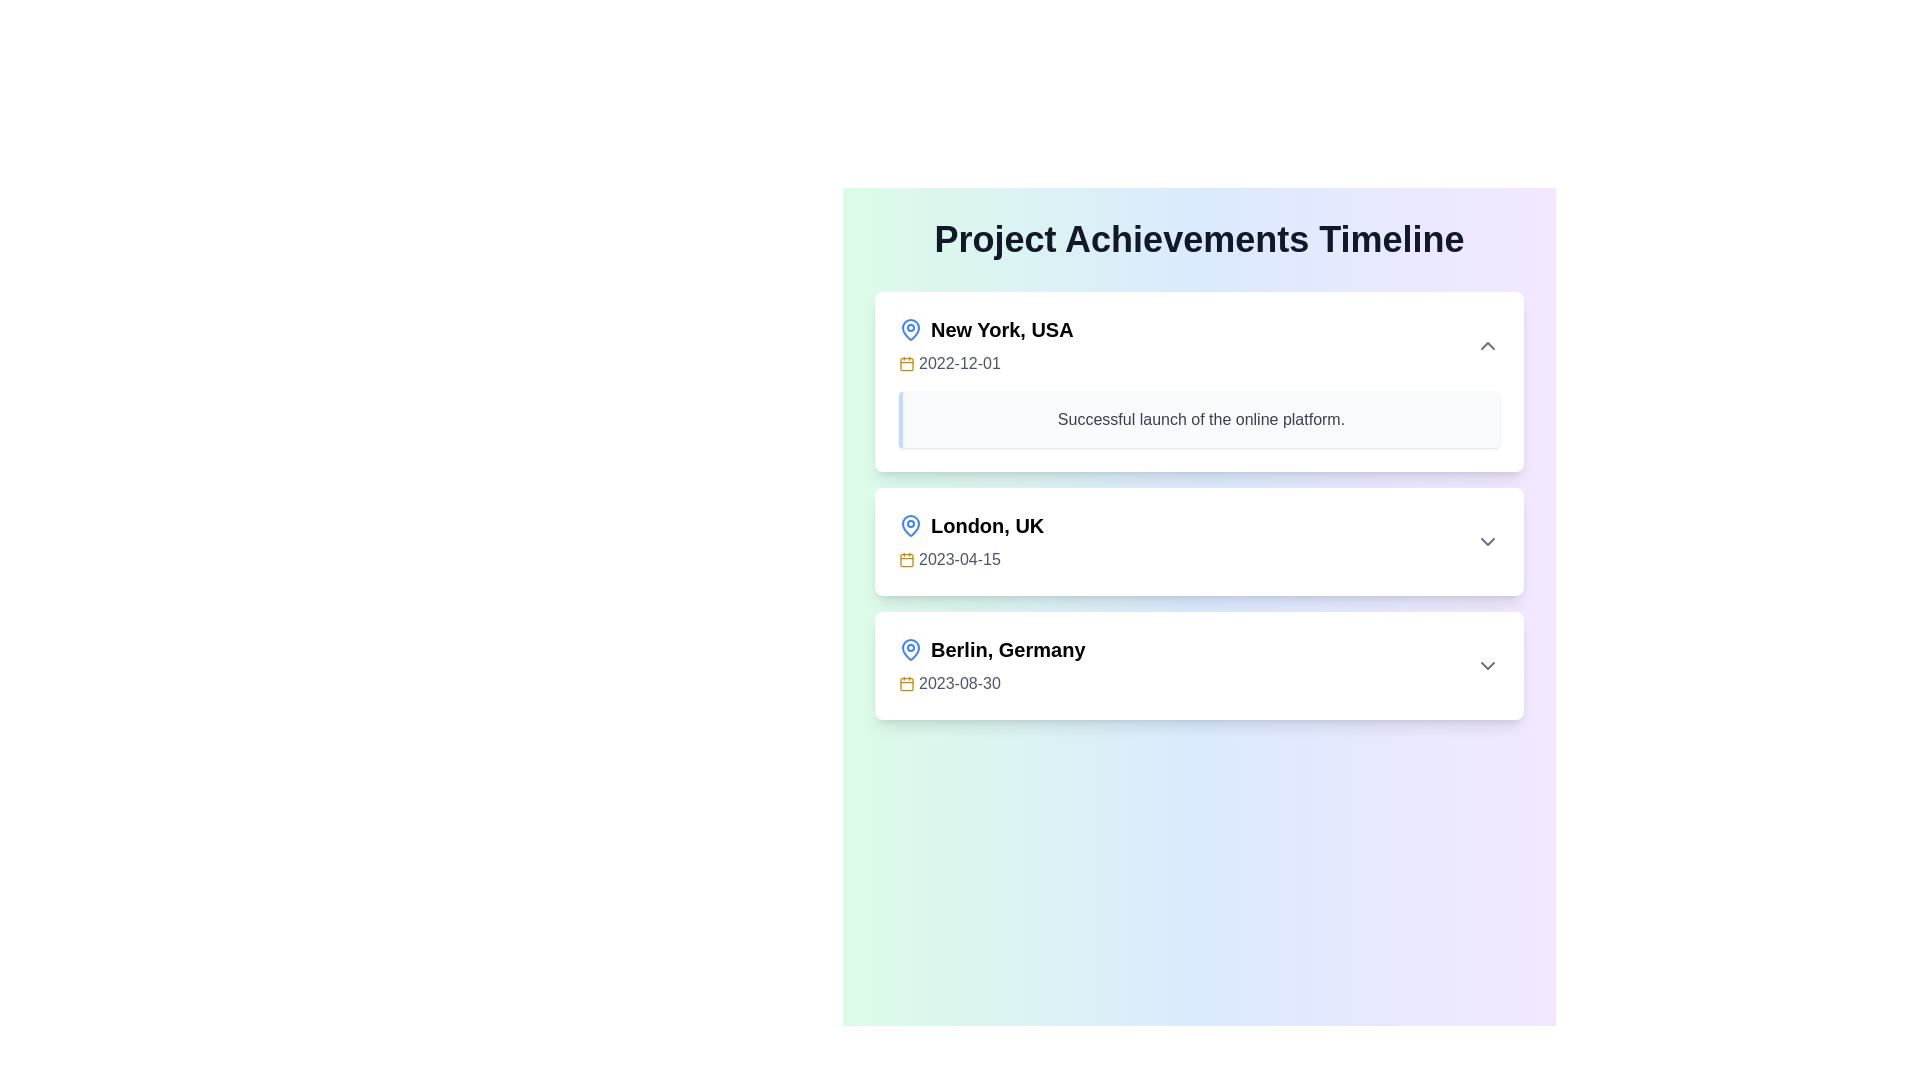 This screenshot has width=1920, height=1080. Describe the element at coordinates (910, 648) in the screenshot. I see `the blue map pin icon located in the upper-left corner of the 'Berlin, Germany' card, which is positioned slightly to the left of the text 'Berlin, Germany'` at that location.